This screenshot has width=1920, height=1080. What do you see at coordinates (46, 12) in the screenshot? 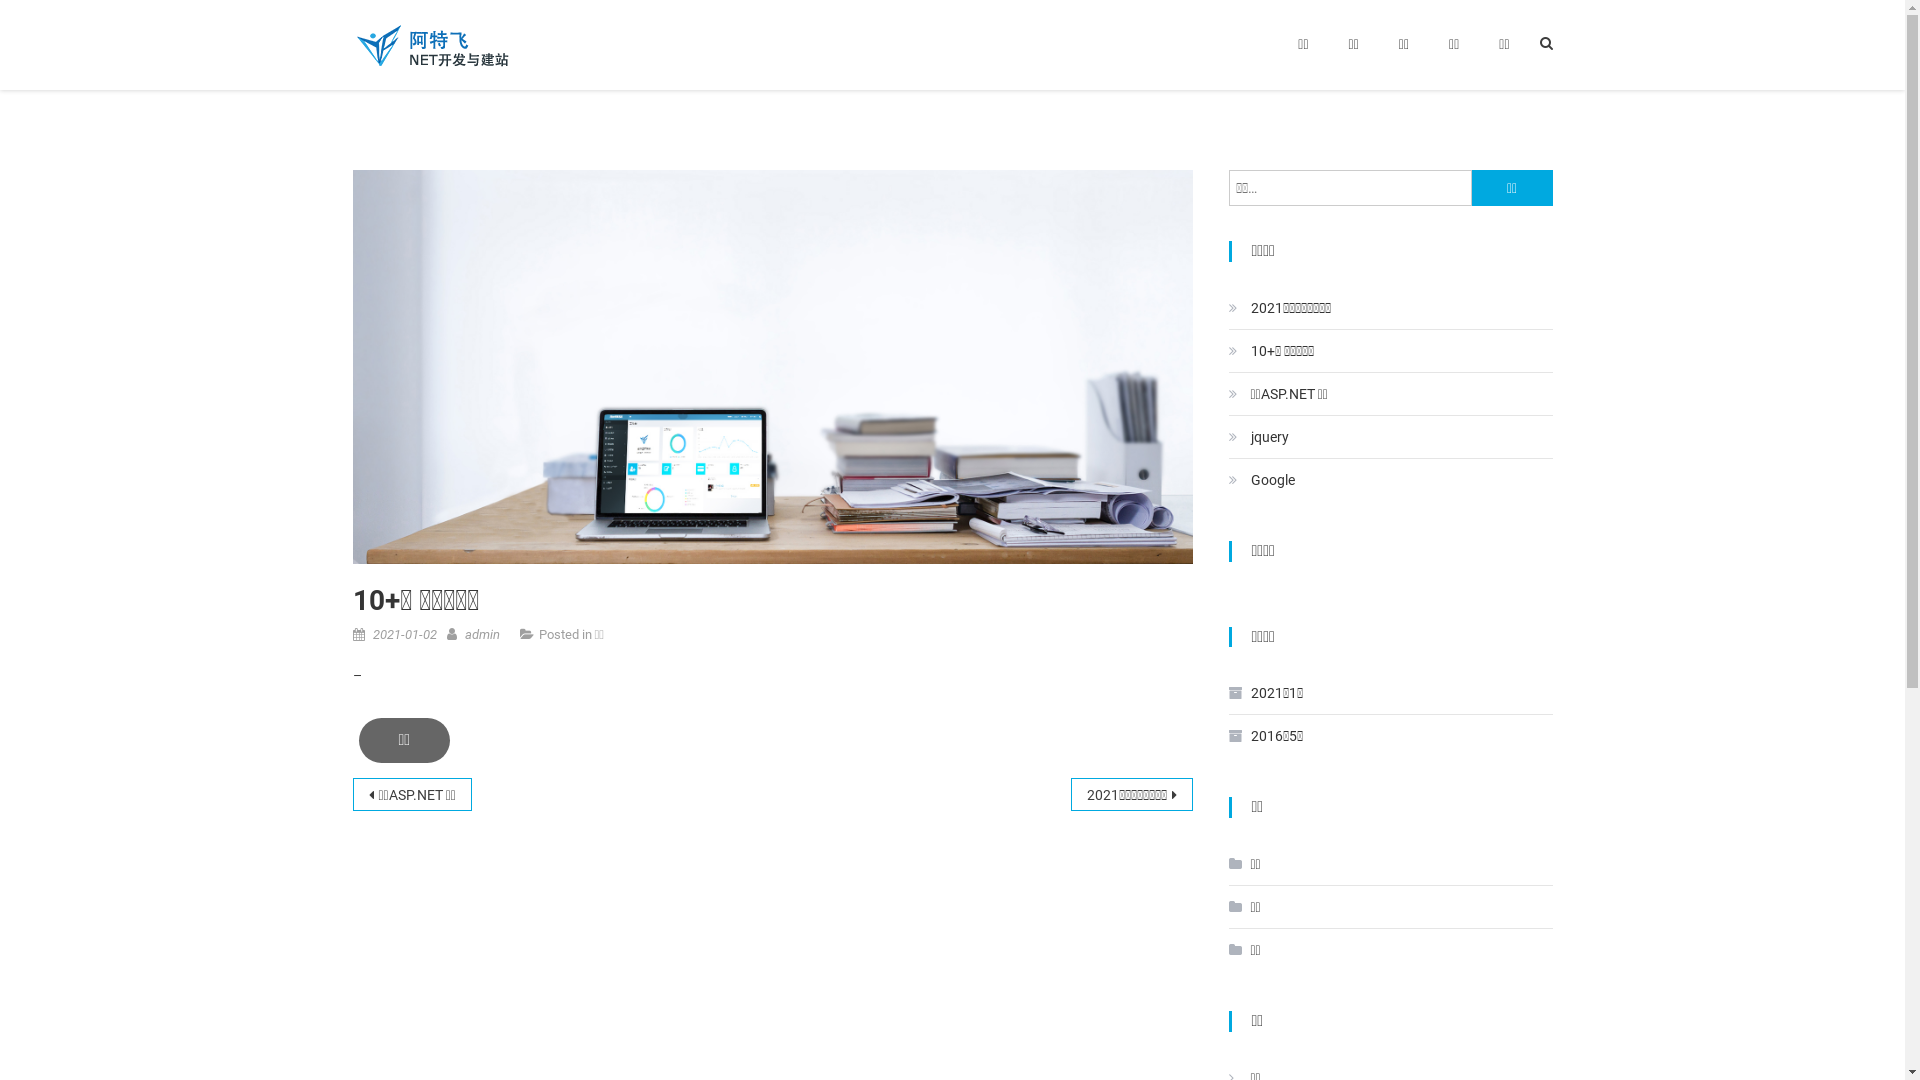
I see `'Skip to content'` at bounding box center [46, 12].